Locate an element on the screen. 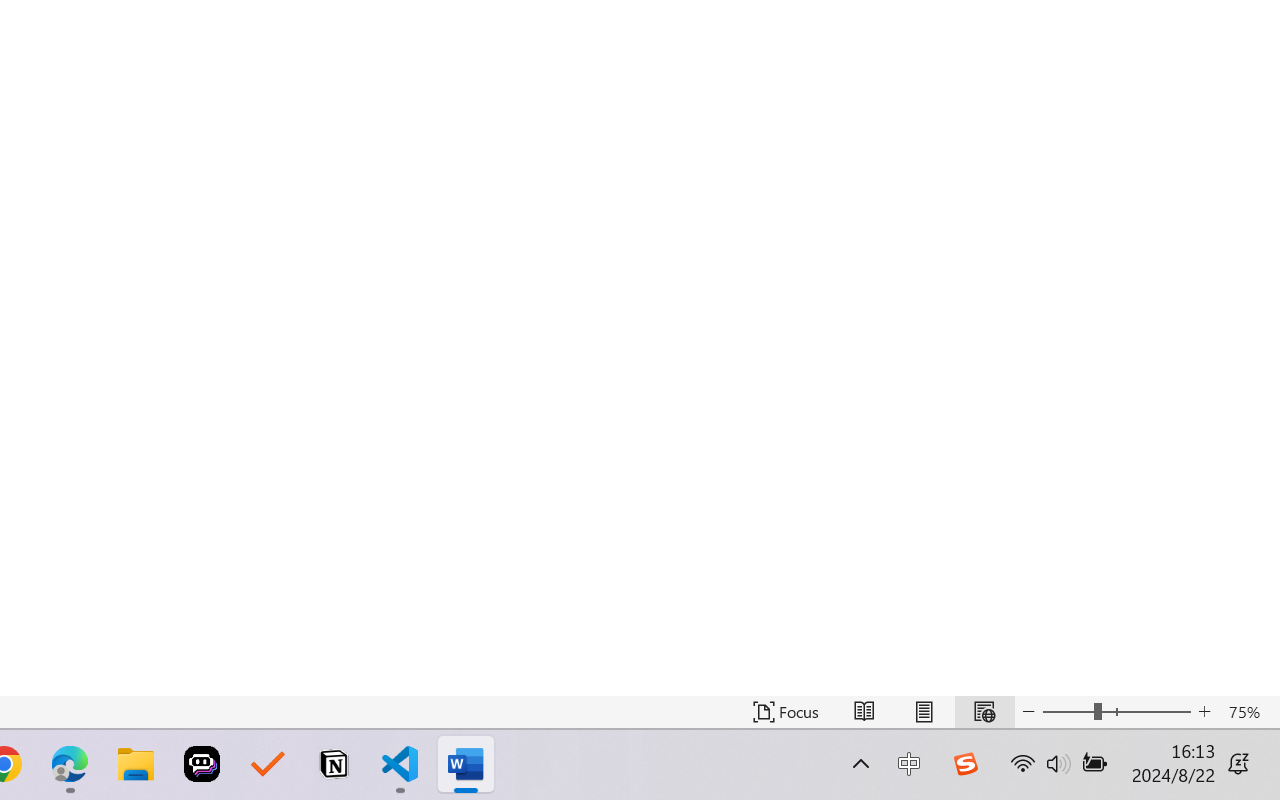 Image resolution: width=1280 pixels, height=800 pixels. 'Zoom' is located at coordinates (1115, 711).